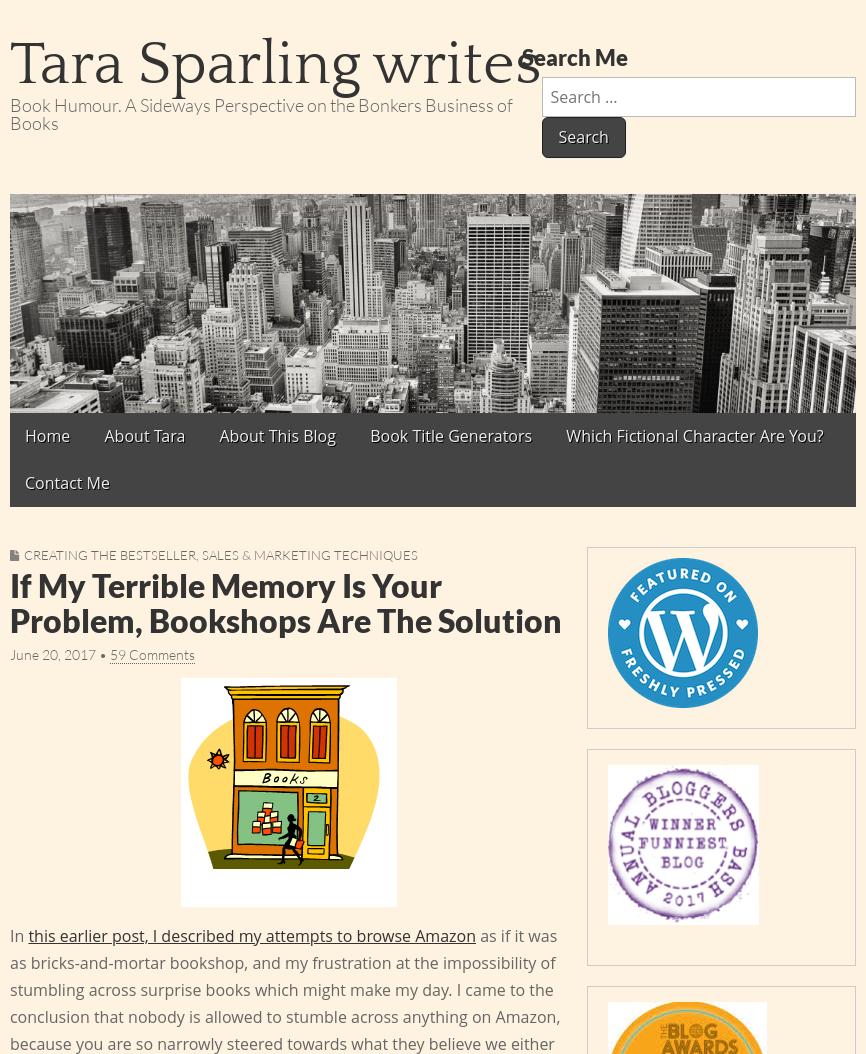  Describe the element at coordinates (52, 654) in the screenshot. I see `'June 20, 2017'` at that location.